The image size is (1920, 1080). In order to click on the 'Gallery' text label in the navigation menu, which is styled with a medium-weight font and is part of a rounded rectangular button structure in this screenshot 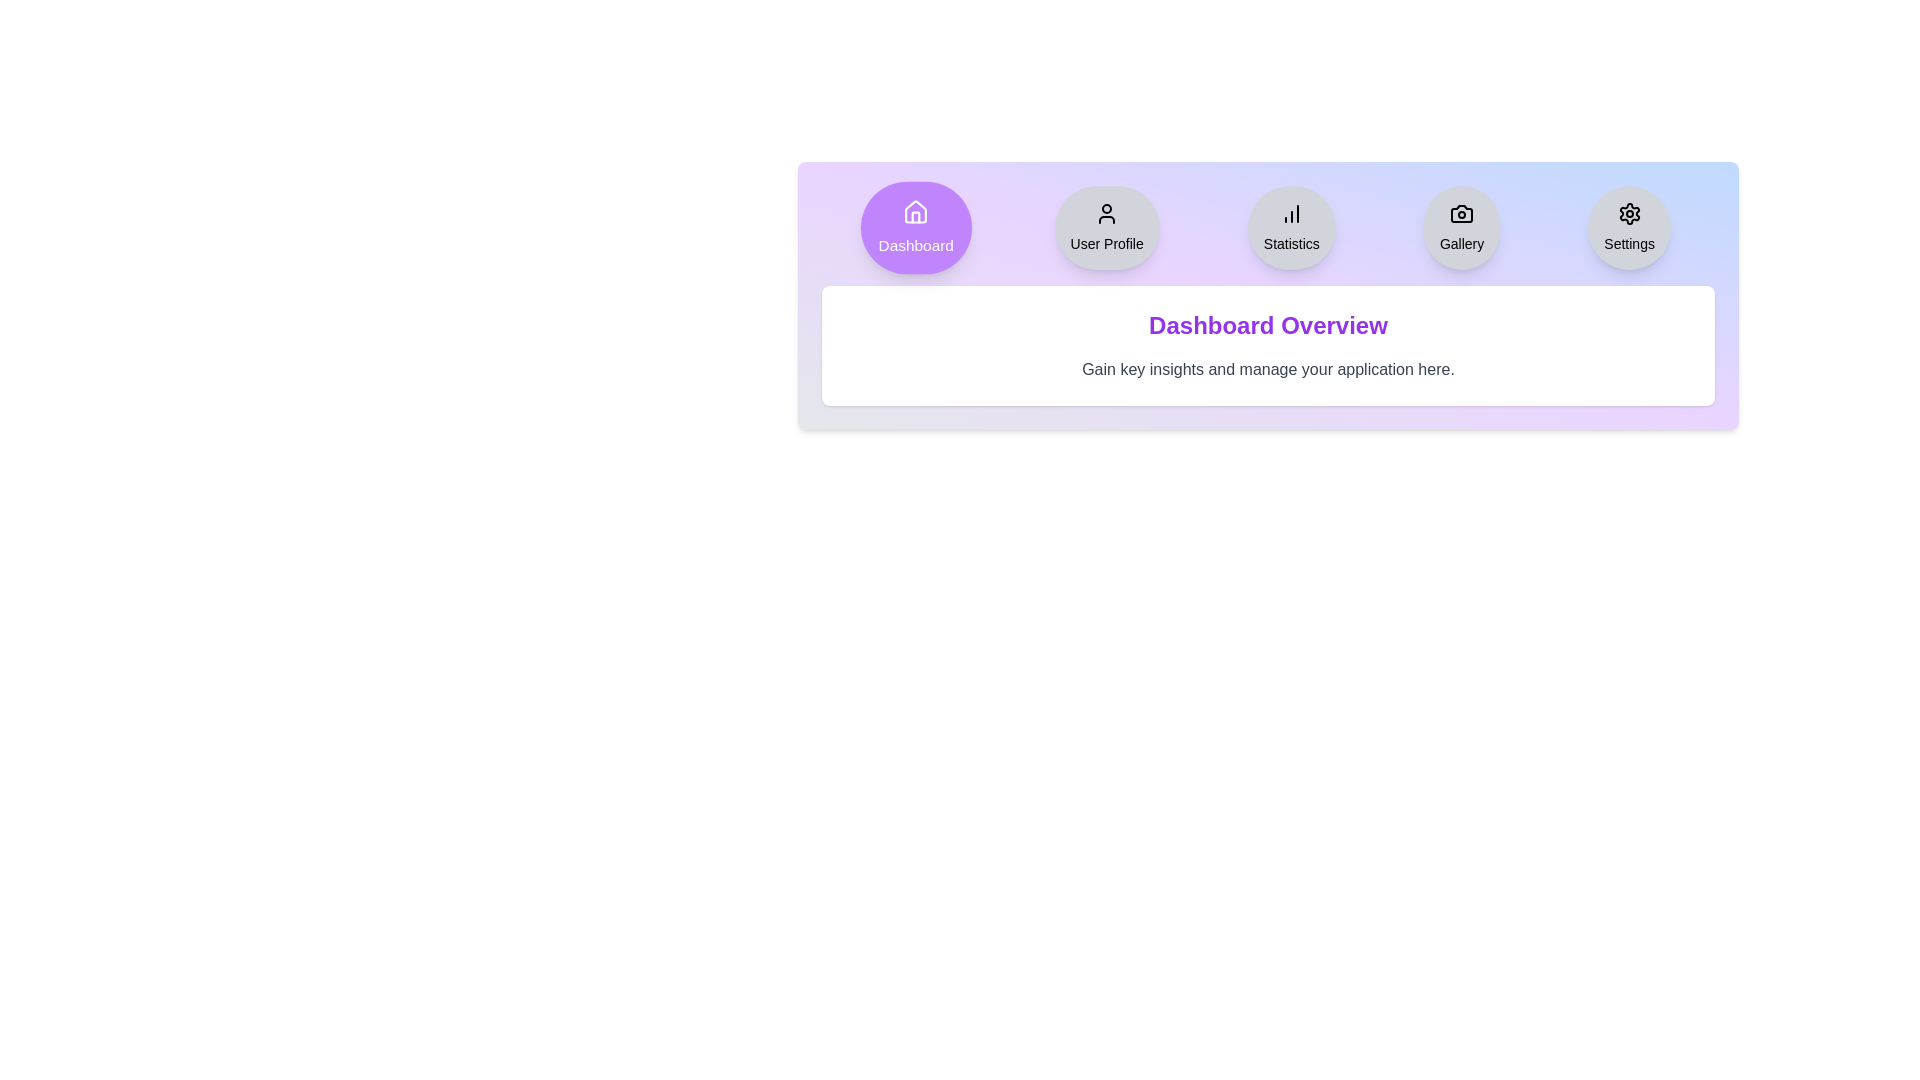, I will do `click(1462, 242)`.